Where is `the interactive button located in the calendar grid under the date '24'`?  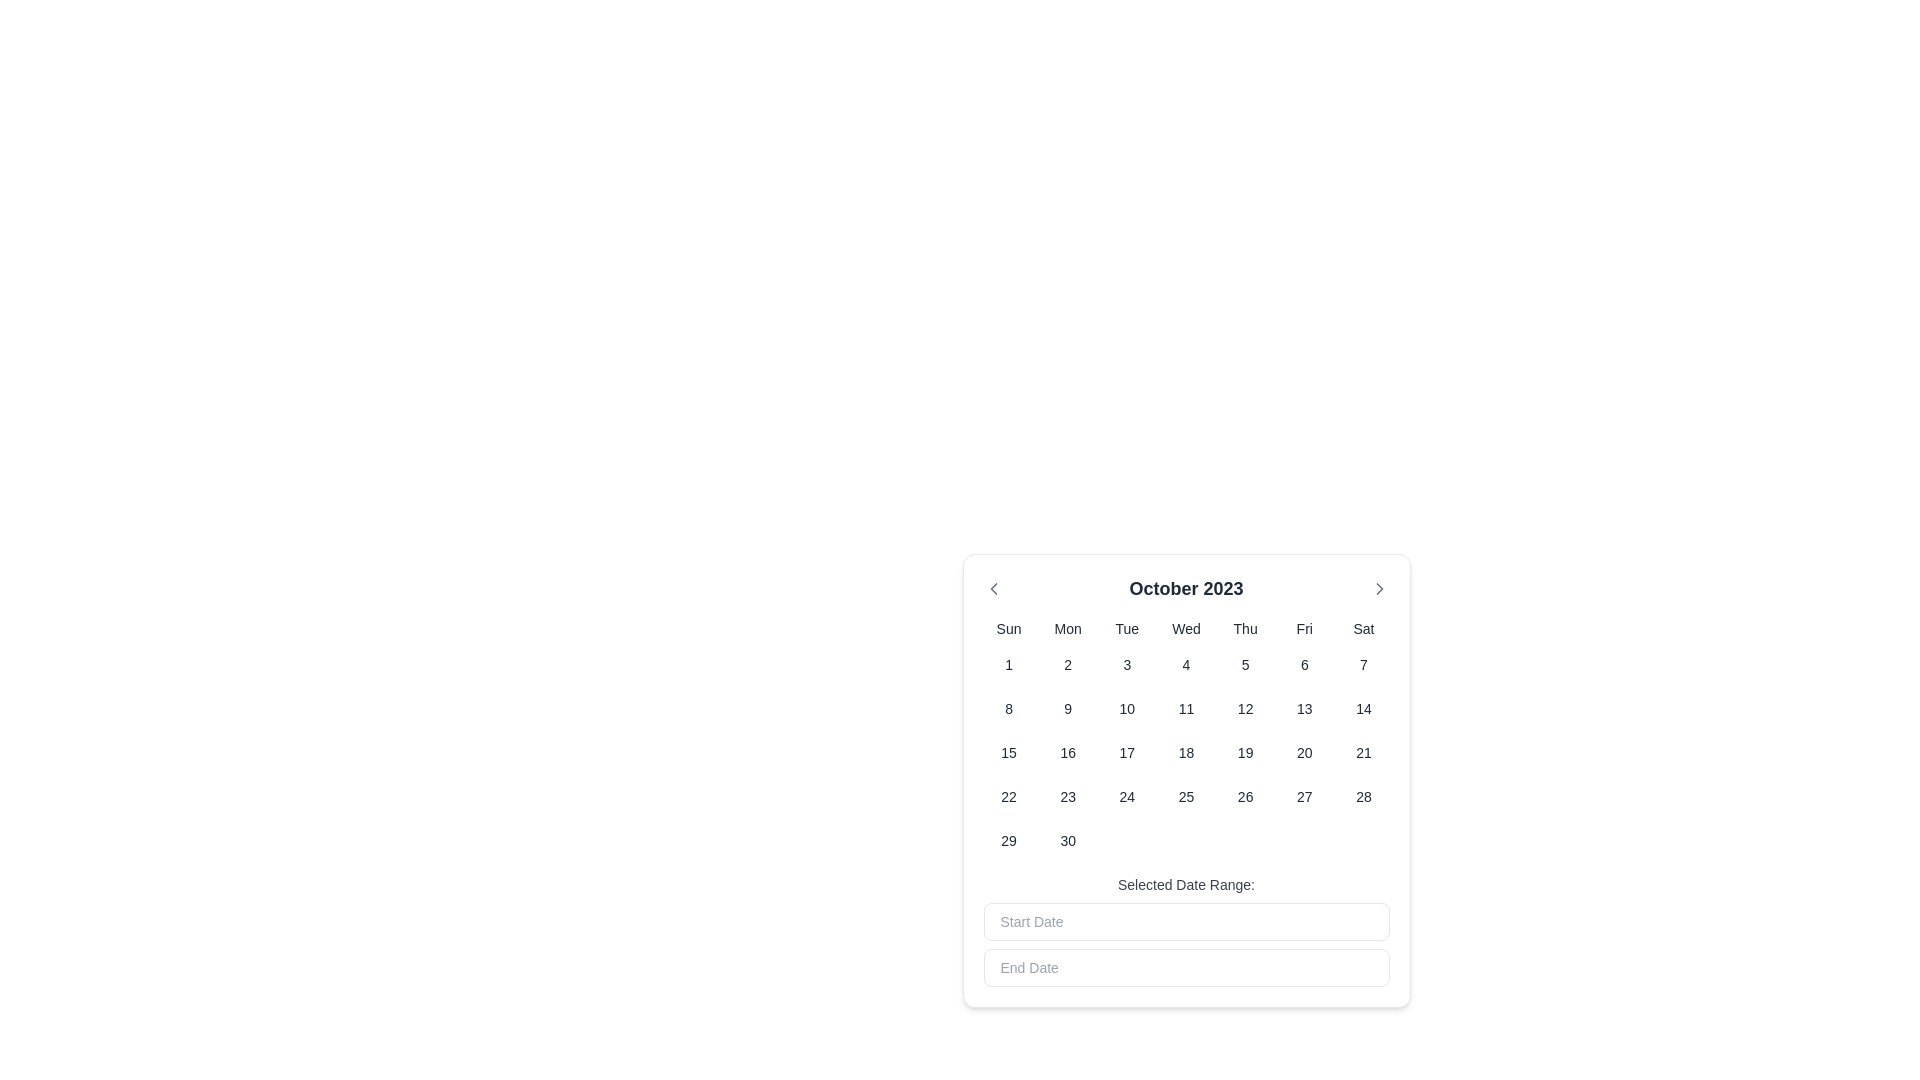 the interactive button located in the calendar grid under the date '24' is located at coordinates (1127, 796).